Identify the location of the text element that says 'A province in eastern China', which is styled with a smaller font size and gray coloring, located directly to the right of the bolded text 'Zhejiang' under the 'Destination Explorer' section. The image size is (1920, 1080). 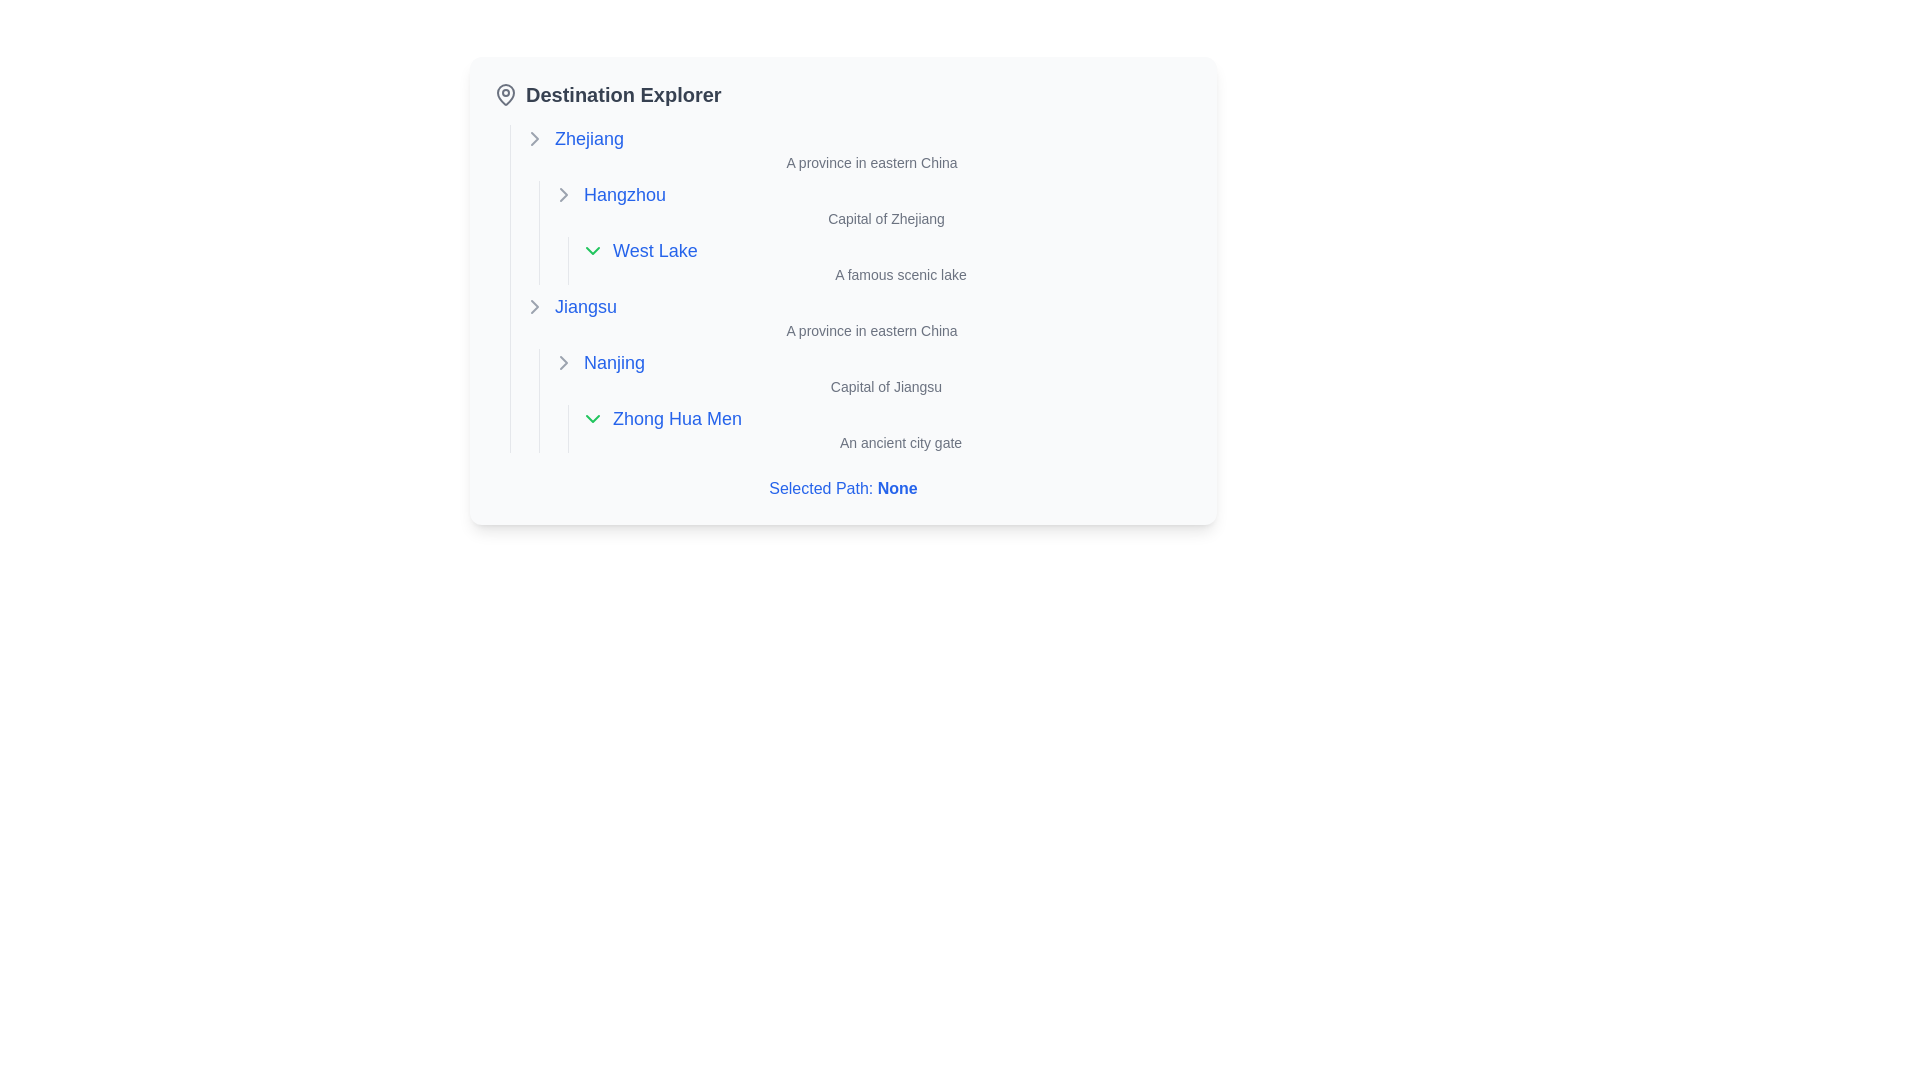
(858, 161).